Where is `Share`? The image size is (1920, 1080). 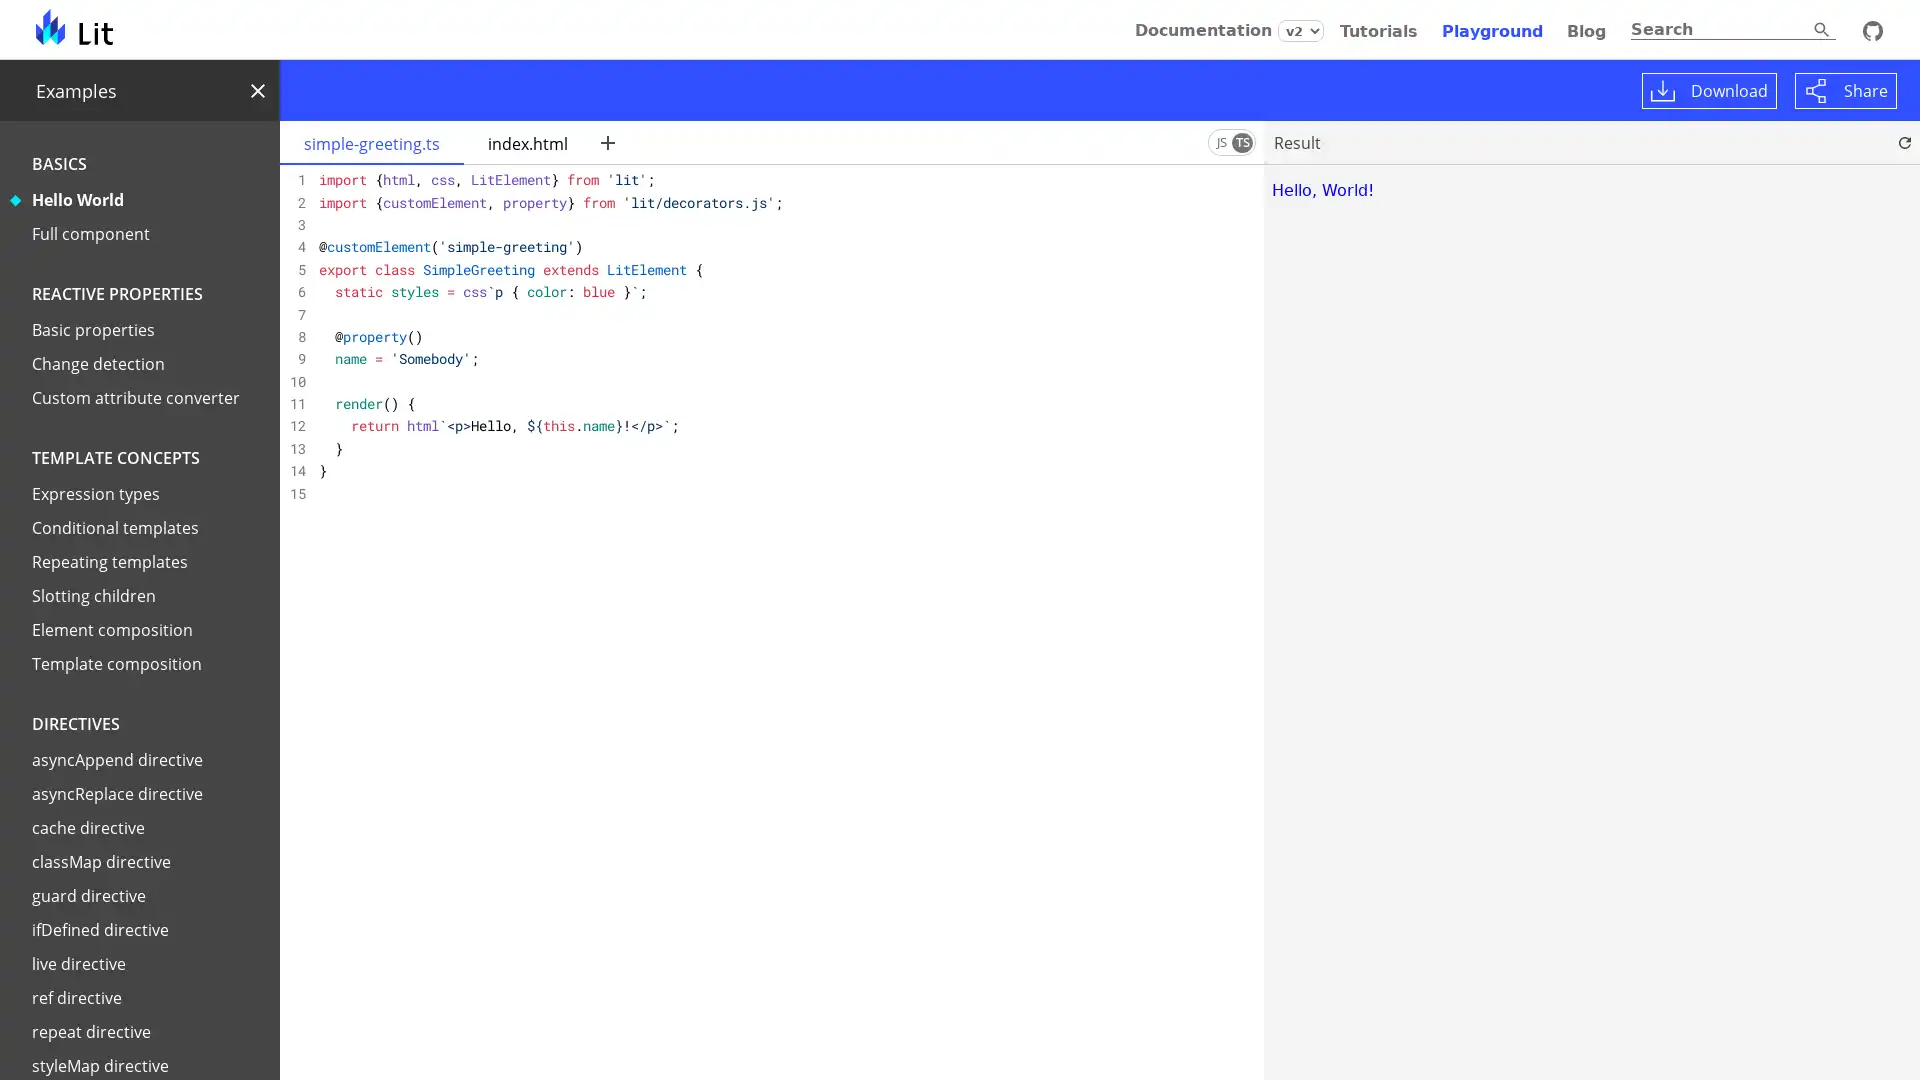 Share is located at coordinates (1843, 88).